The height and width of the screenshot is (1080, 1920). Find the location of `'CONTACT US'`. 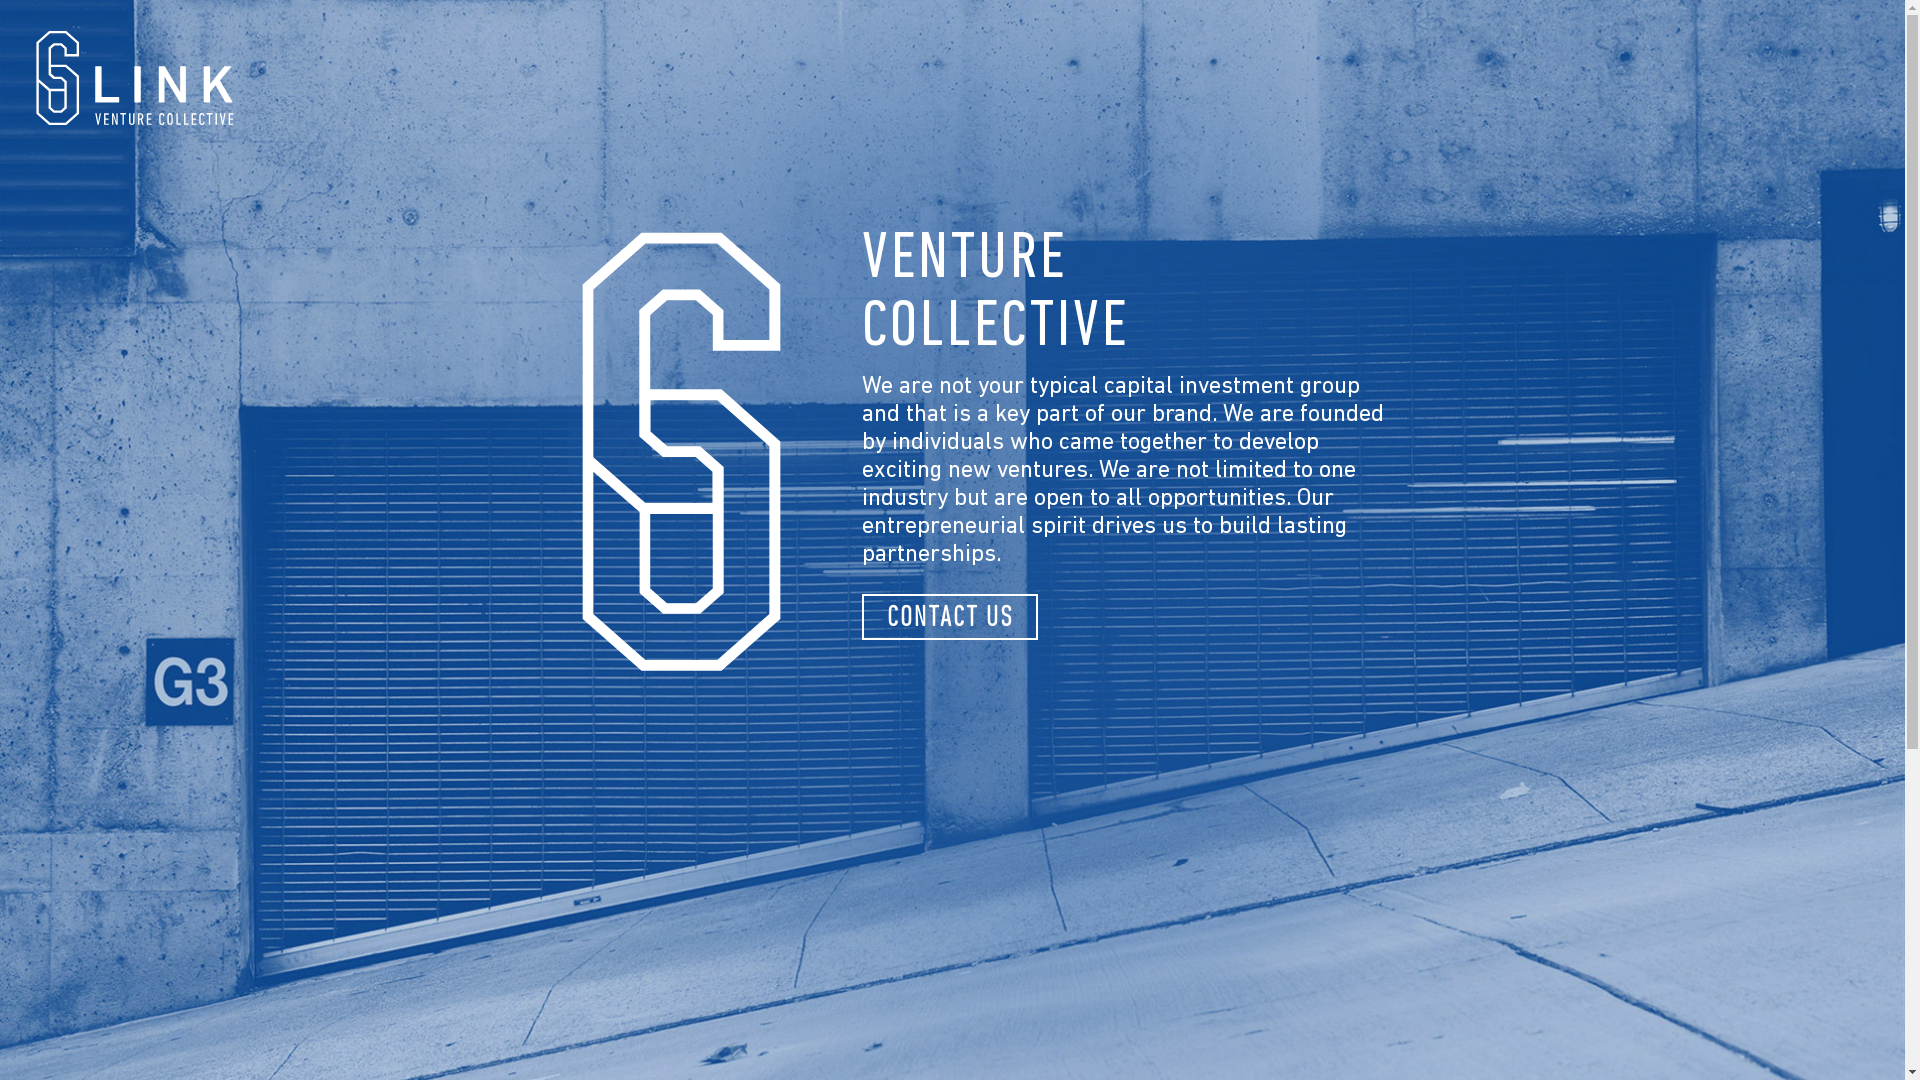

'CONTACT US' is located at coordinates (862, 616).